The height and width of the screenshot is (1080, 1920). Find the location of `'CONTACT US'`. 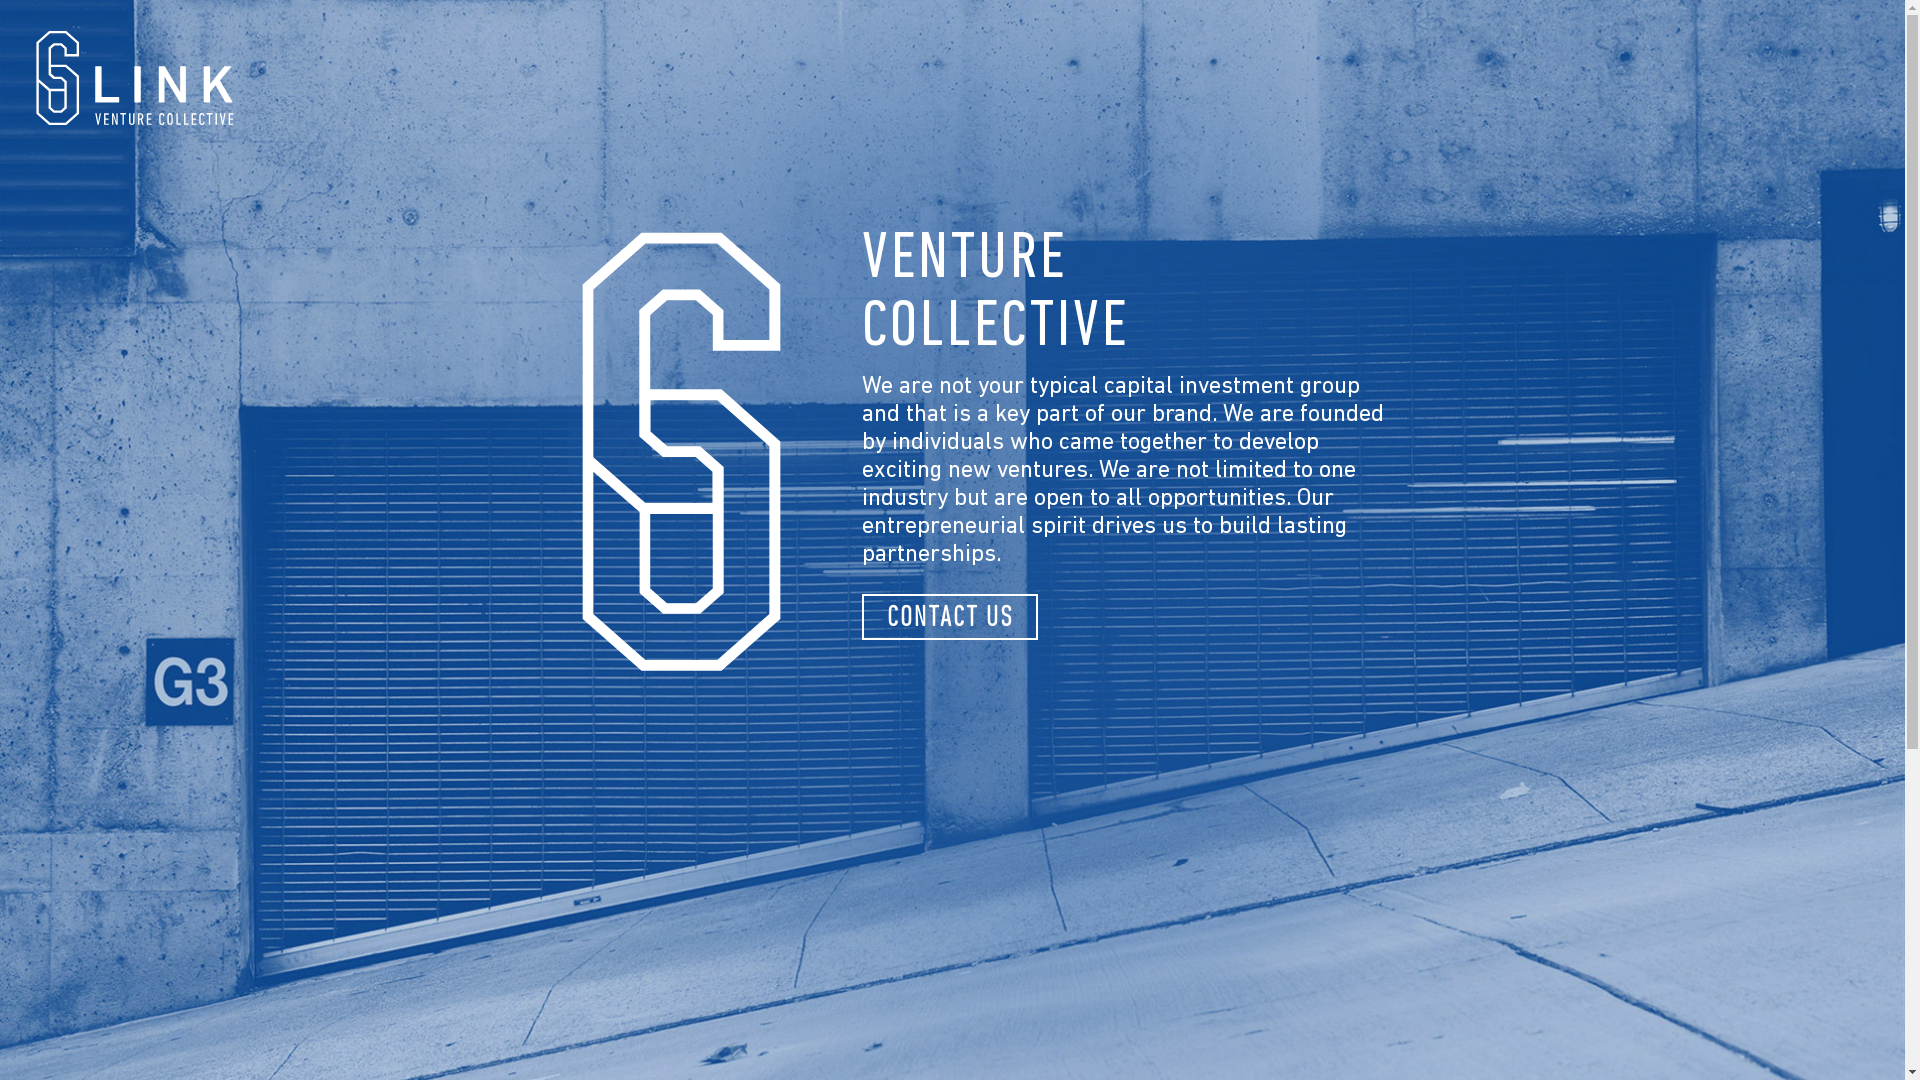

'CONTACT US' is located at coordinates (862, 616).